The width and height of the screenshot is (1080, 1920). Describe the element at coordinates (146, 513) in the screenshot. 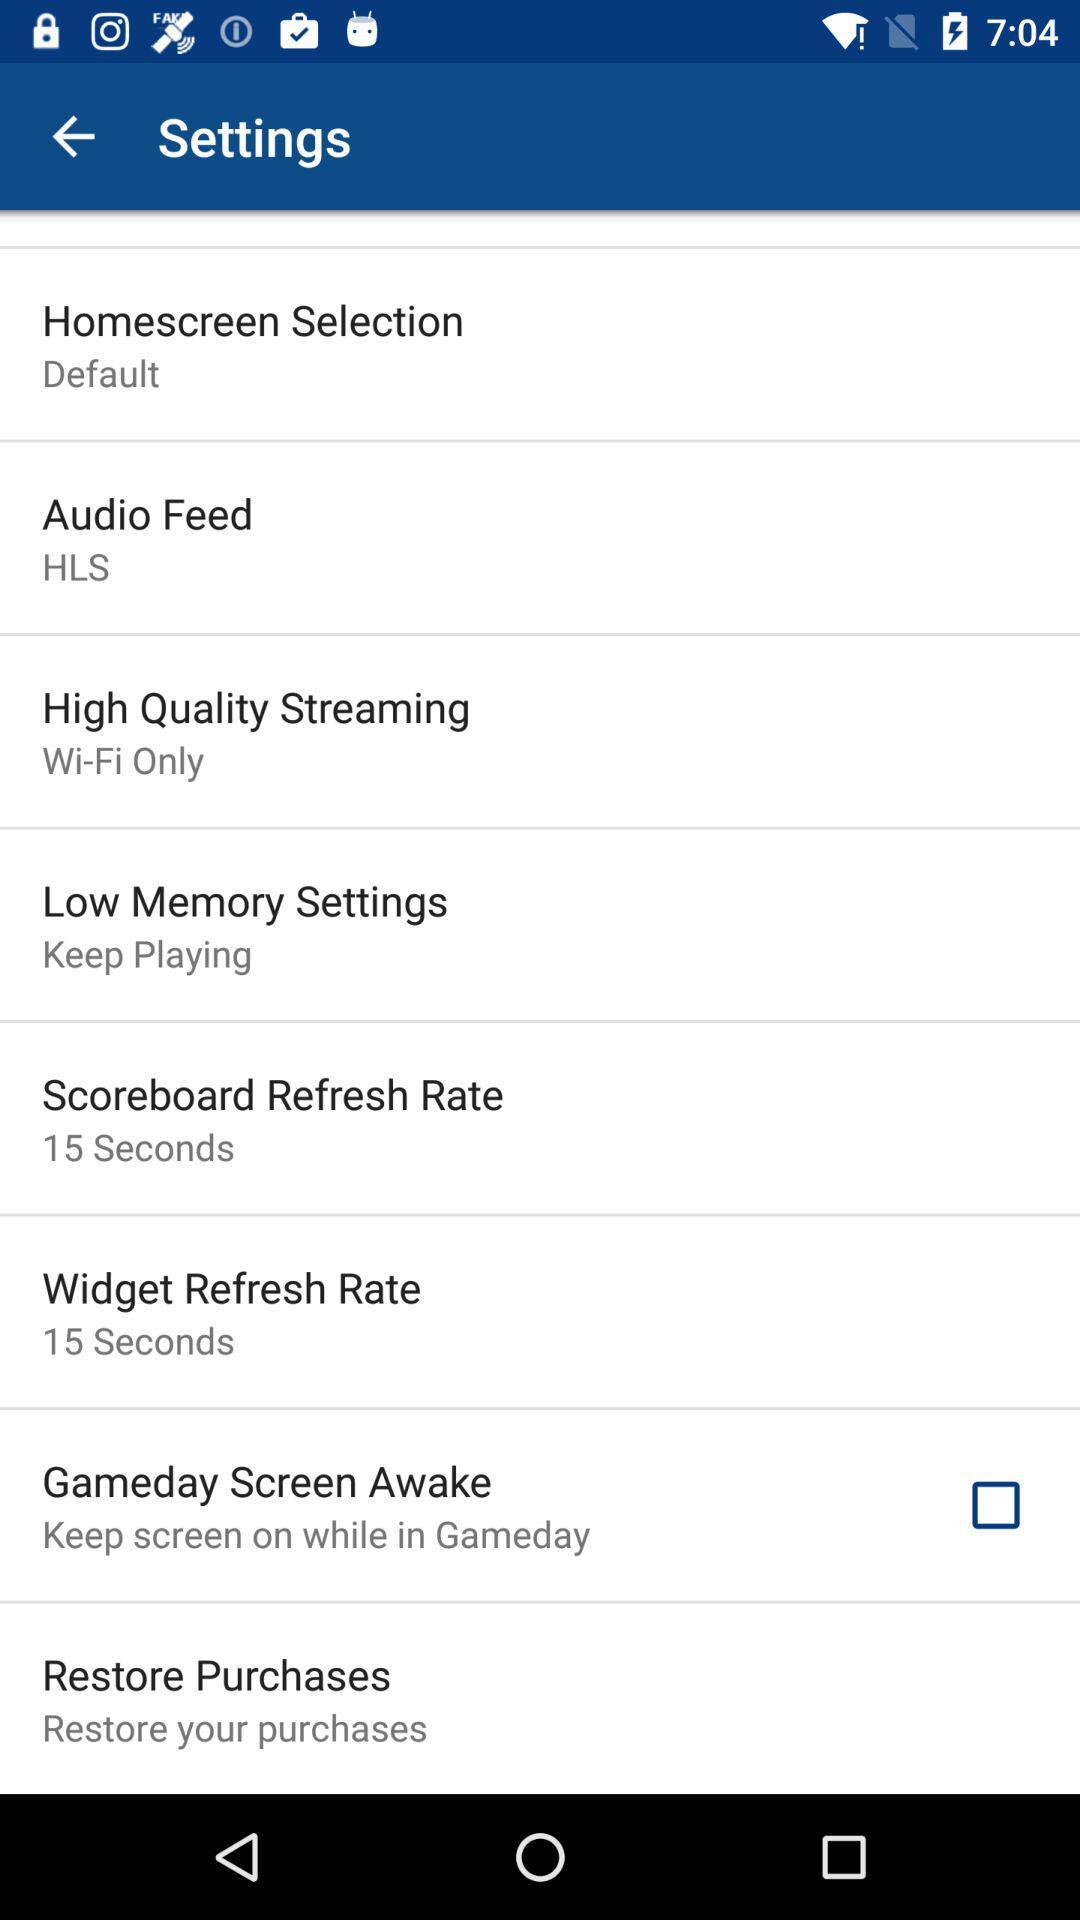

I see `item above hls` at that location.